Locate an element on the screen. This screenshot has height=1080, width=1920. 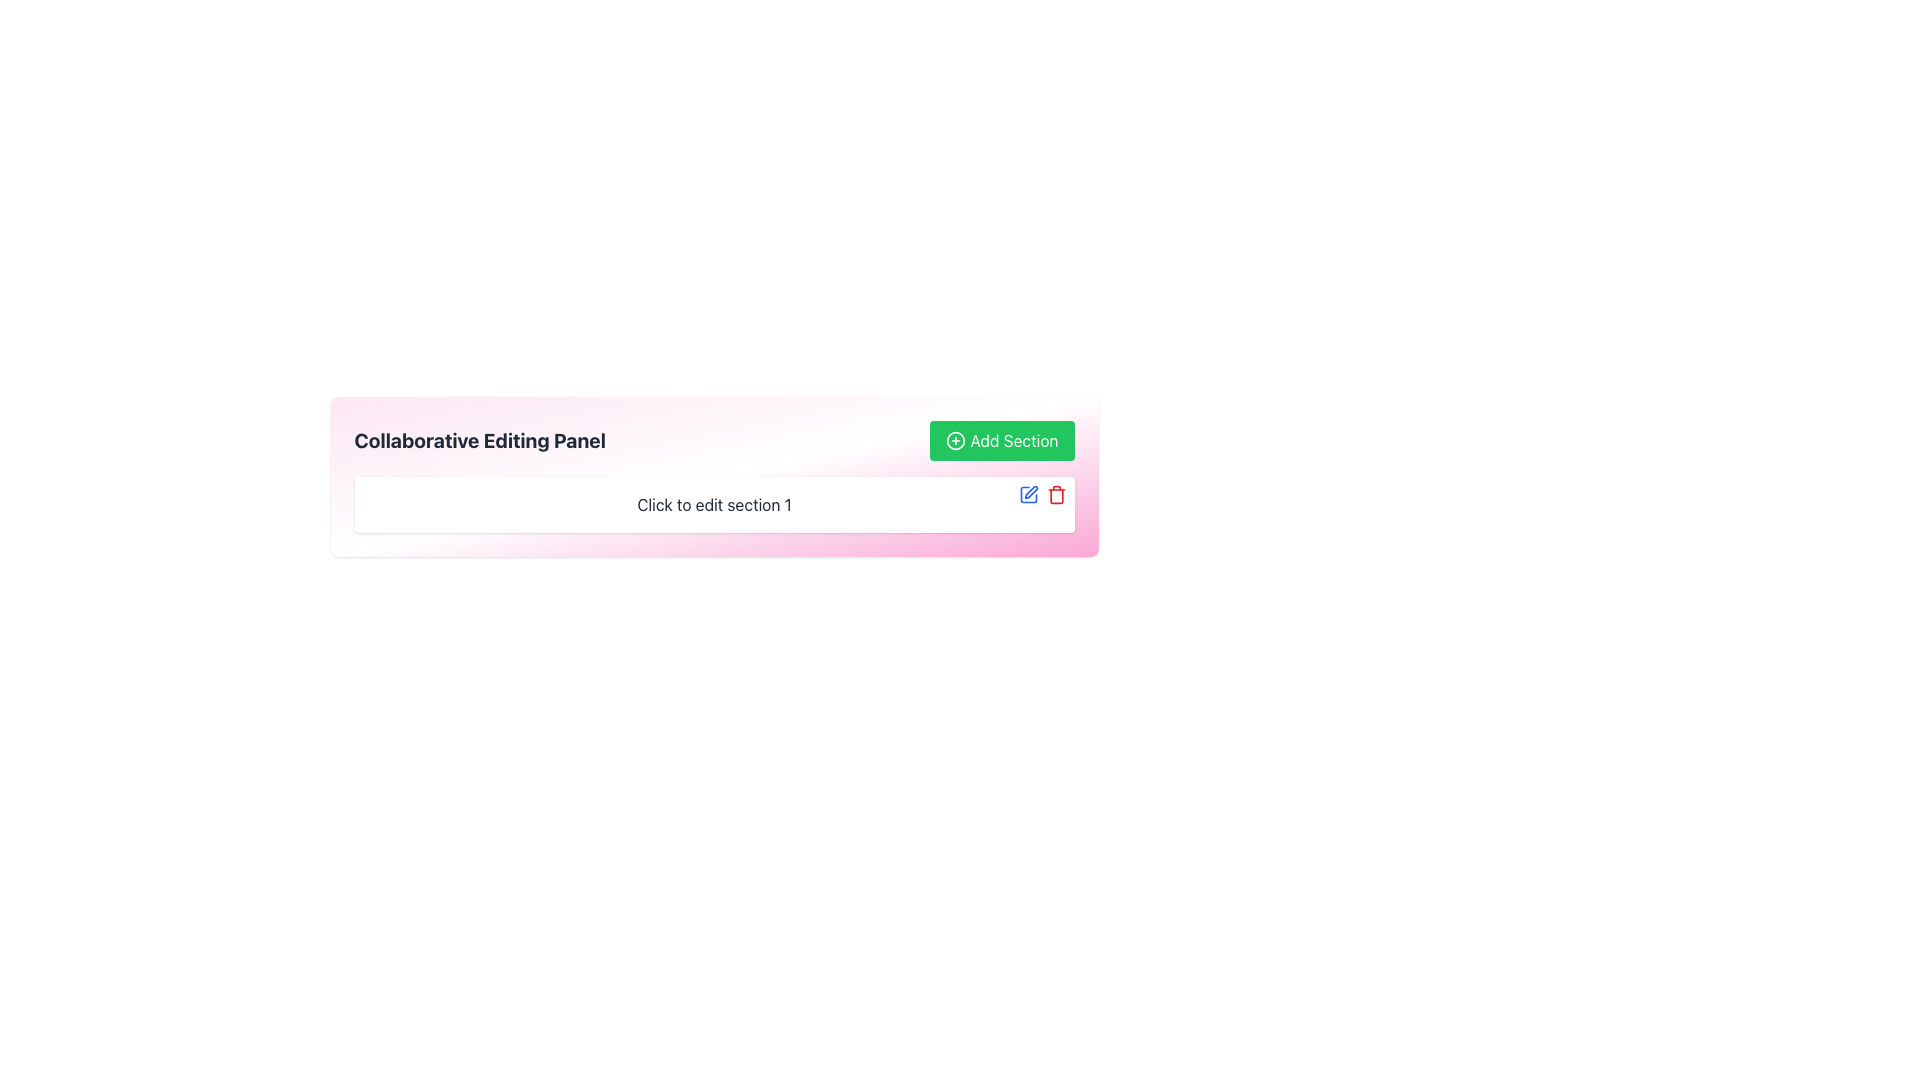
the circle-shaped icon with a plus sign inside, which is part of the green button labeled 'Add Section' in the 'Collaborative Editing Panel' is located at coordinates (955, 439).